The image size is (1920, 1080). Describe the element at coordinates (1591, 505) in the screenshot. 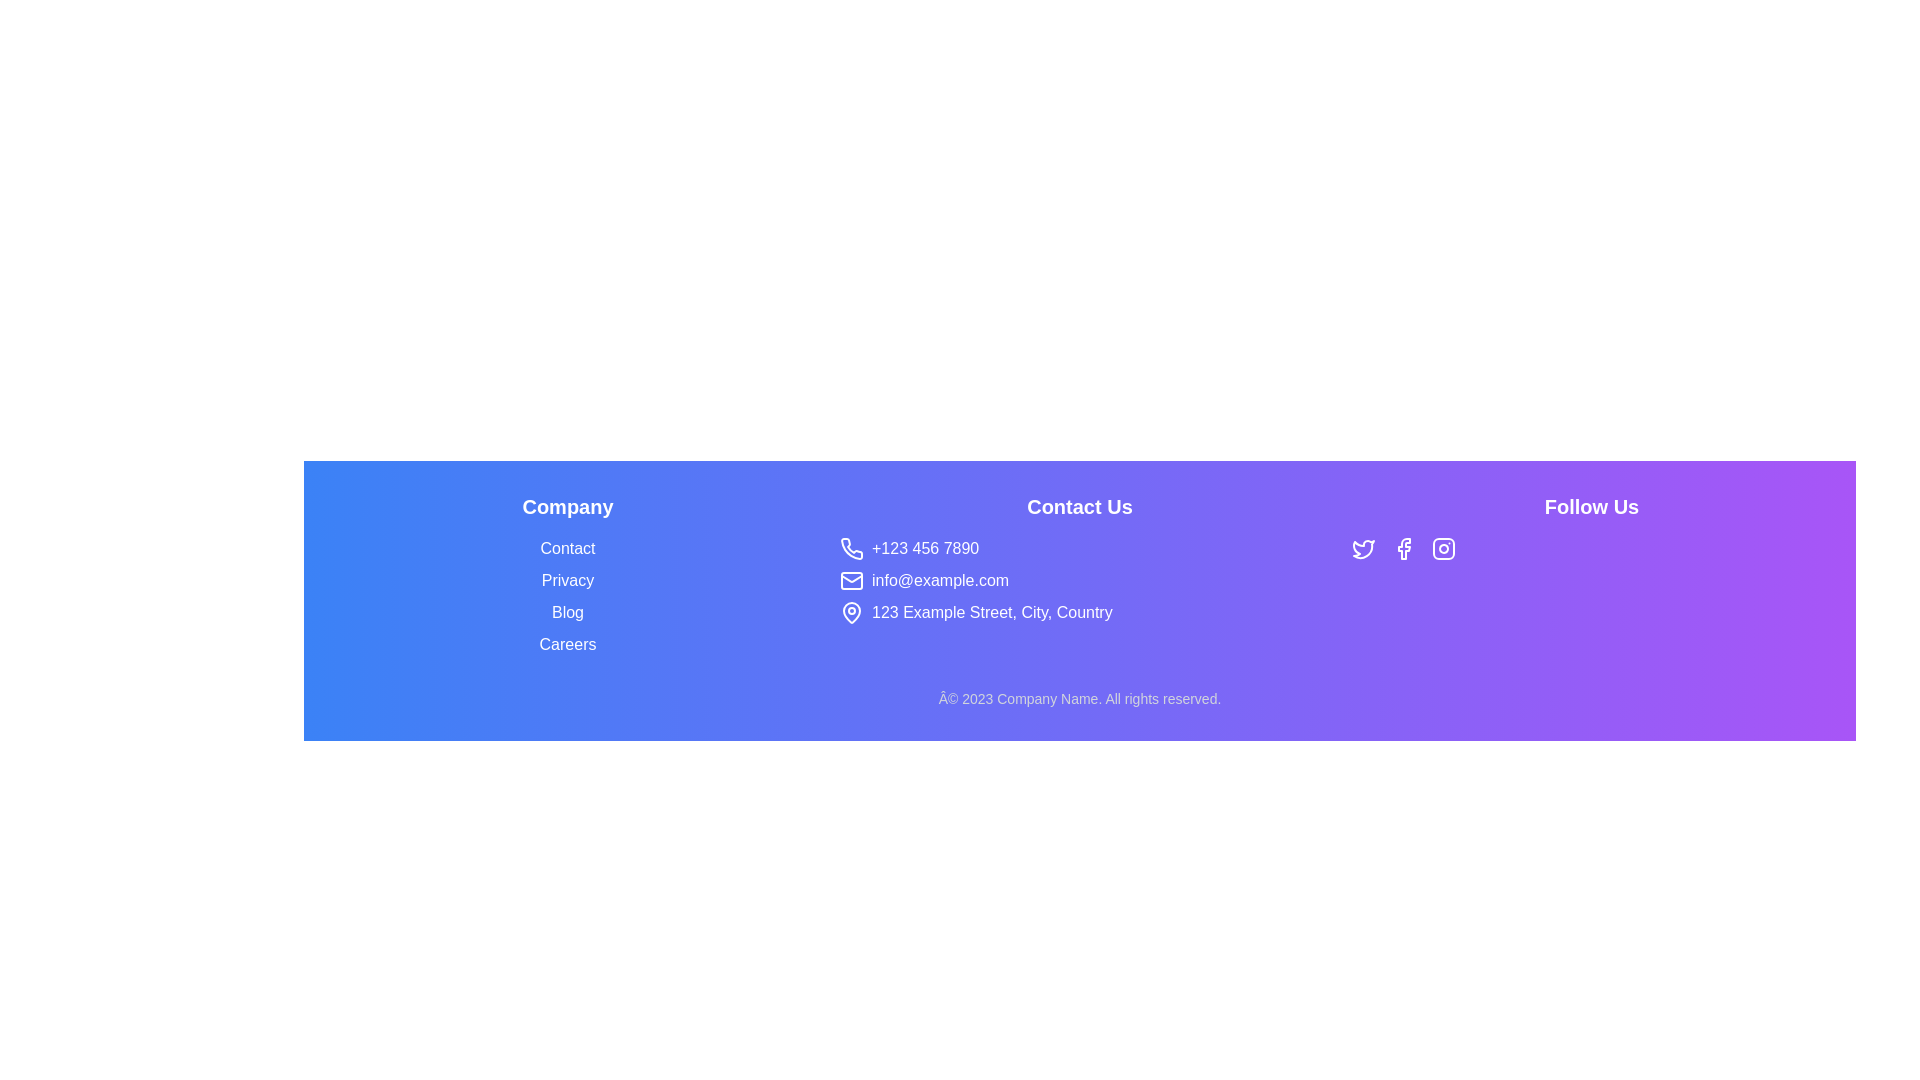

I see `the 'Follow Us' text label, which is prominently displayed in a larger font on a gradient purple and blue background in the top-right area of the footer` at that location.